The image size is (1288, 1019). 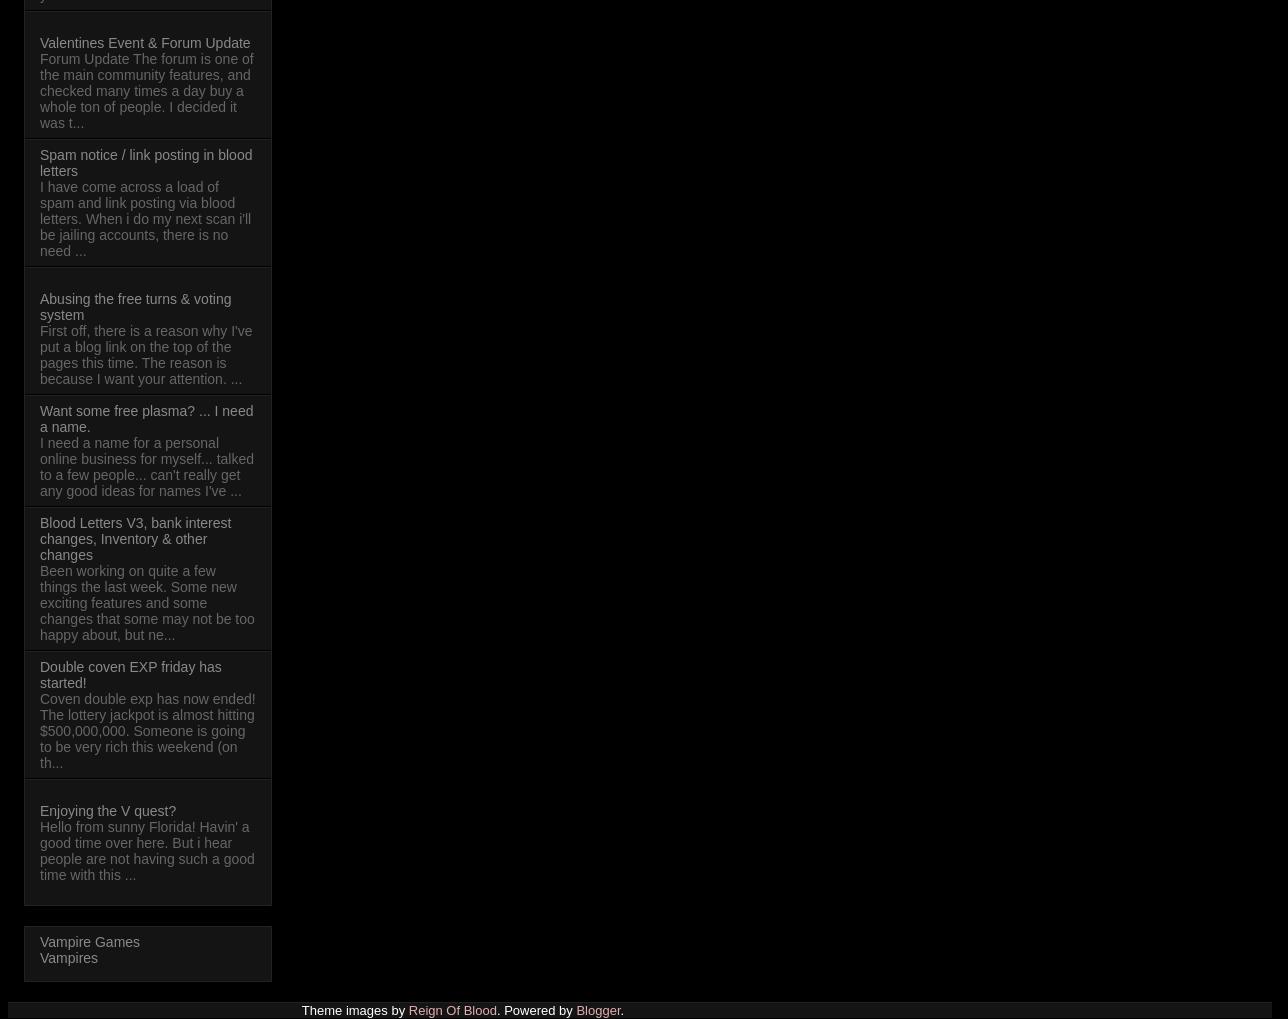 What do you see at coordinates (135, 538) in the screenshot?
I see `'Blood Letters V3, bank interest changes, Inventory & other changes'` at bounding box center [135, 538].